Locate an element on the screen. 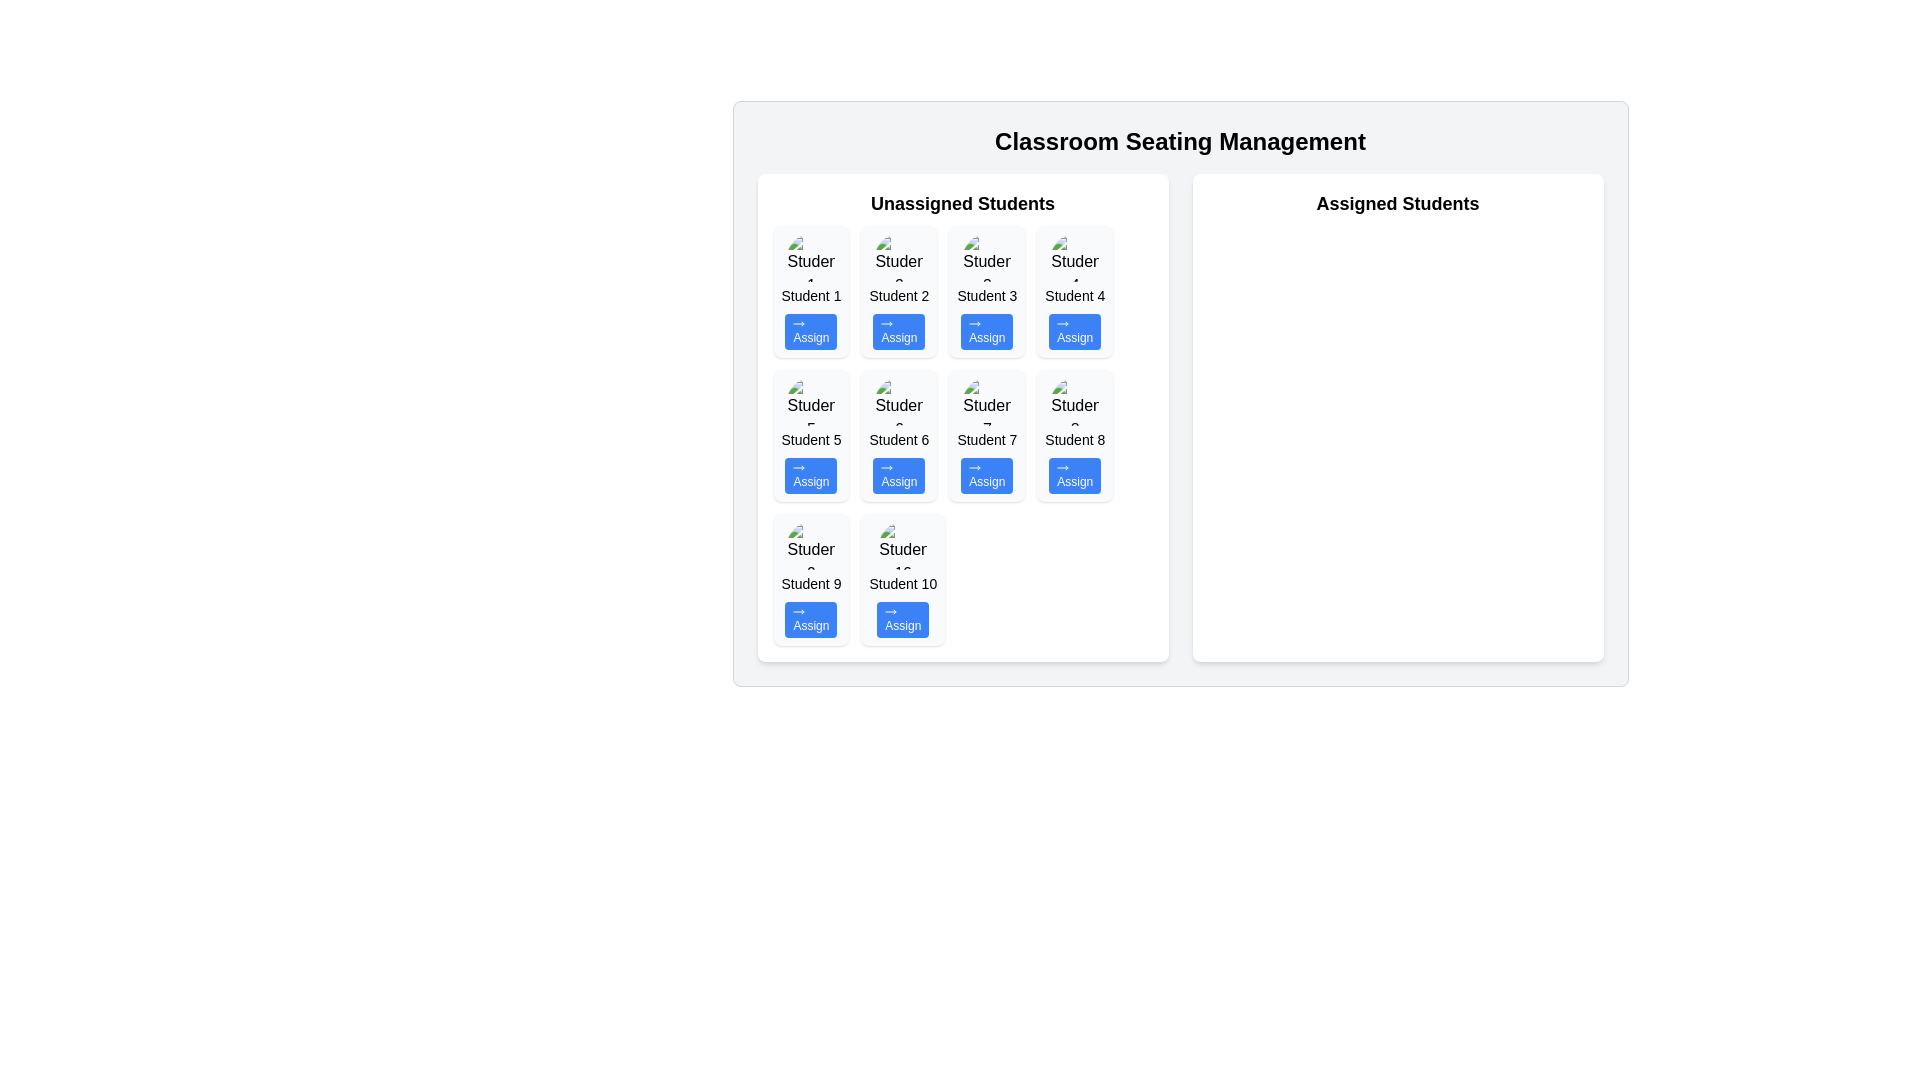 This screenshot has height=1080, width=1920. the button labeled 'Assign to Category' for 'Student 3' located in the third column of the 'Unassigned Students' section to observe visual changes is located at coordinates (987, 330).